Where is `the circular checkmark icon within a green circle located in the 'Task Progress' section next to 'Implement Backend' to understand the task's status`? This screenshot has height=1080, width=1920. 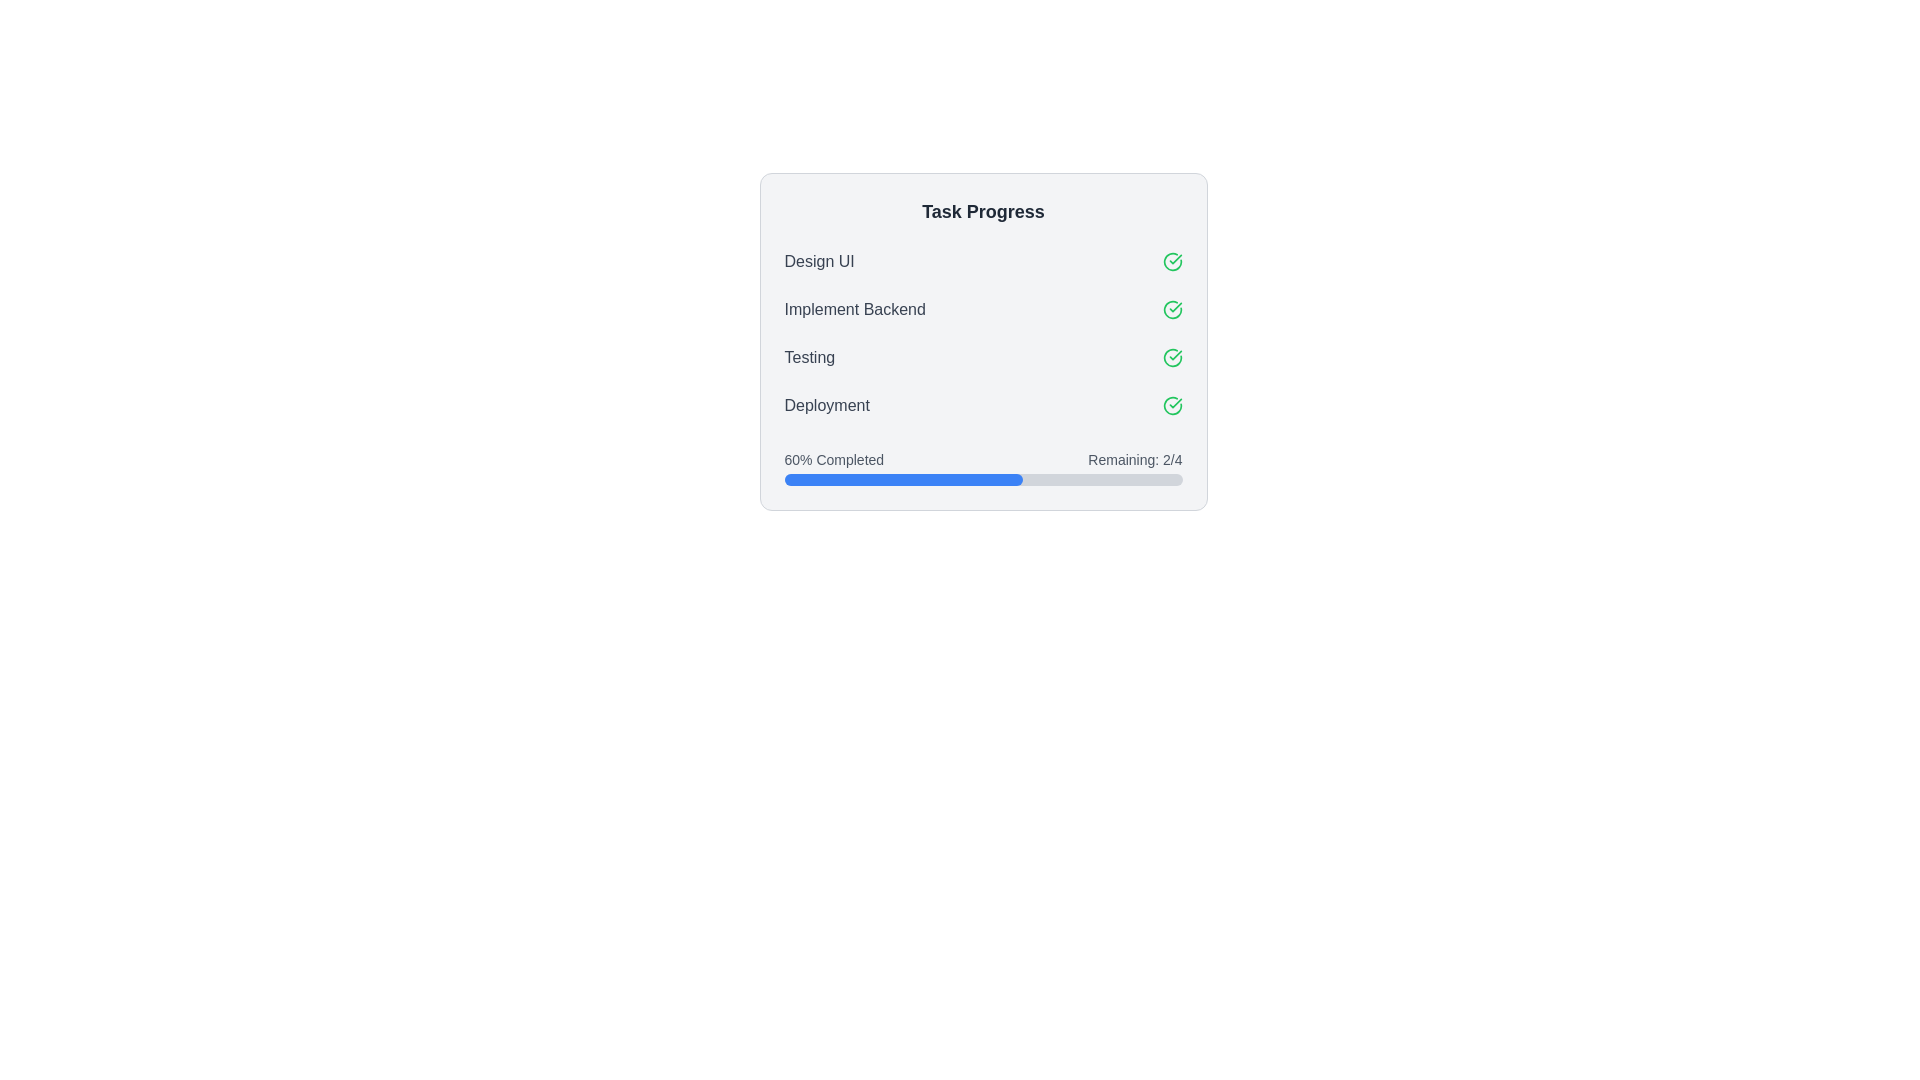
the circular checkmark icon within a green circle located in the 'Task Progress' section next to 'Implement Backend' to understand the task's status is located at coordinates (1172, 309).